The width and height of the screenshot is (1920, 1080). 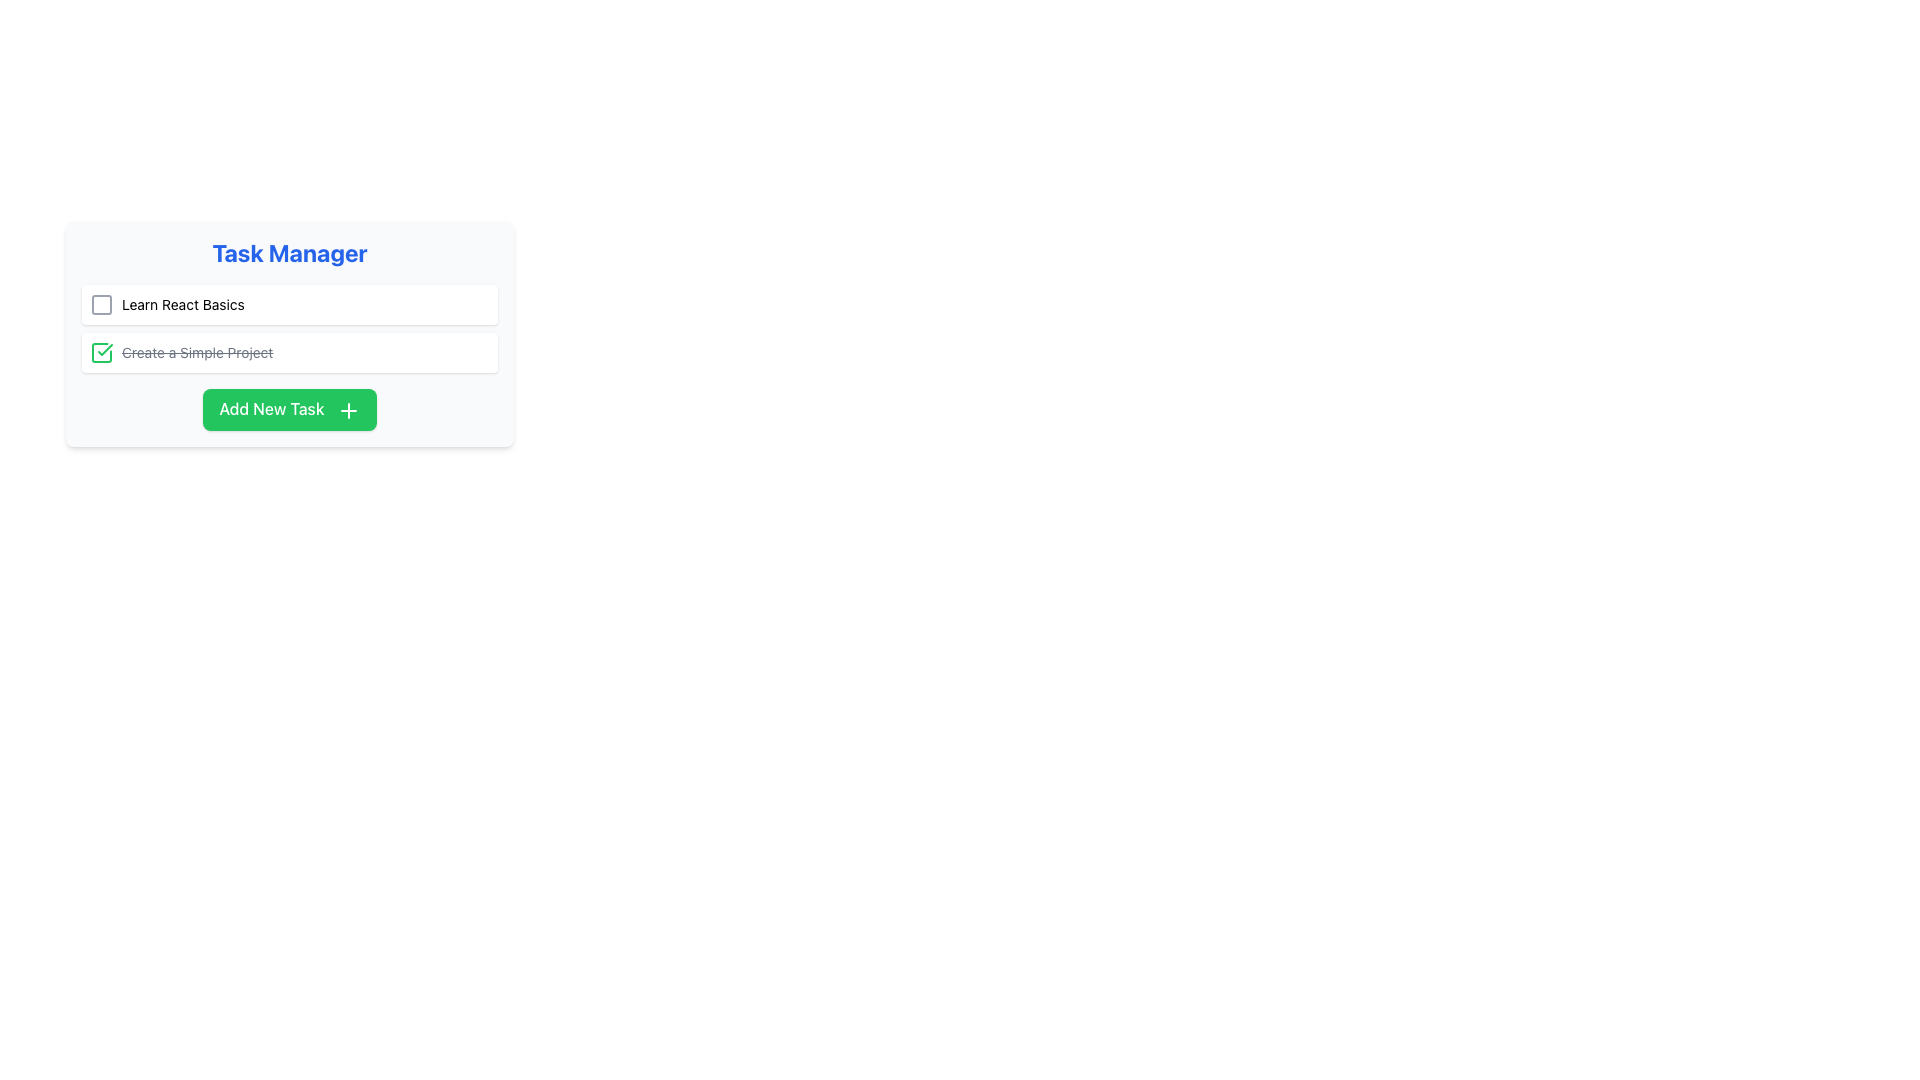 I want to click on the first task entry in the task management application, which is located above the 'Create a Simple Project' task item, so click(x=288, y=304).